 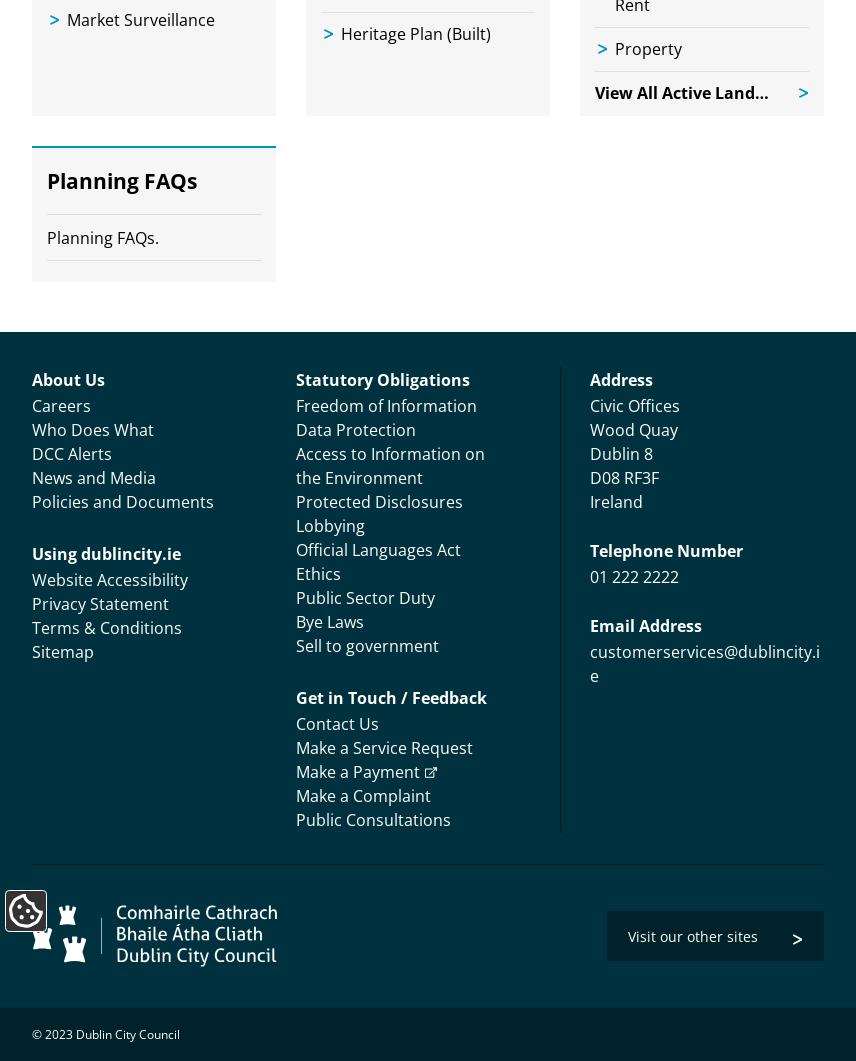 I want to click on 'D08 RF3F', so click(x=590, y=477).